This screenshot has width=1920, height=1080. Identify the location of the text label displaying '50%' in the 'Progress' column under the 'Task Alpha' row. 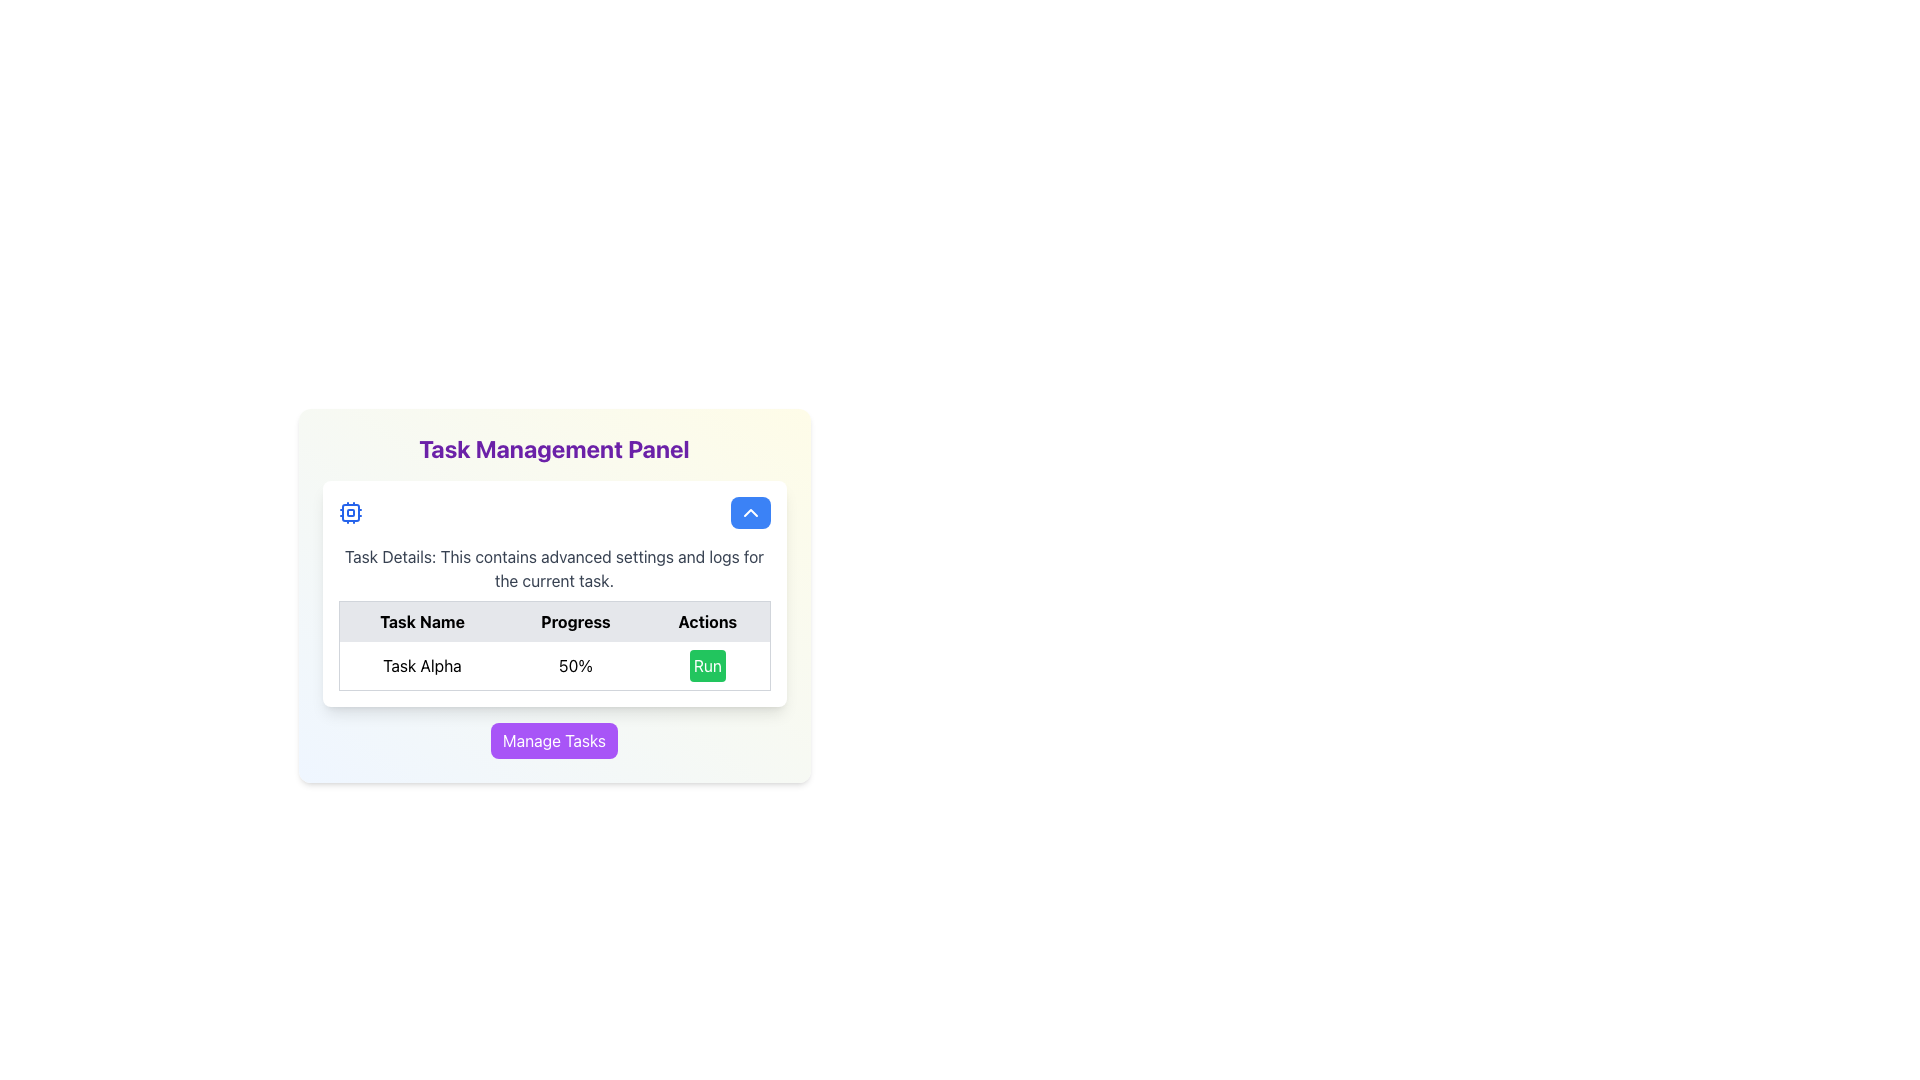
(574, 666).